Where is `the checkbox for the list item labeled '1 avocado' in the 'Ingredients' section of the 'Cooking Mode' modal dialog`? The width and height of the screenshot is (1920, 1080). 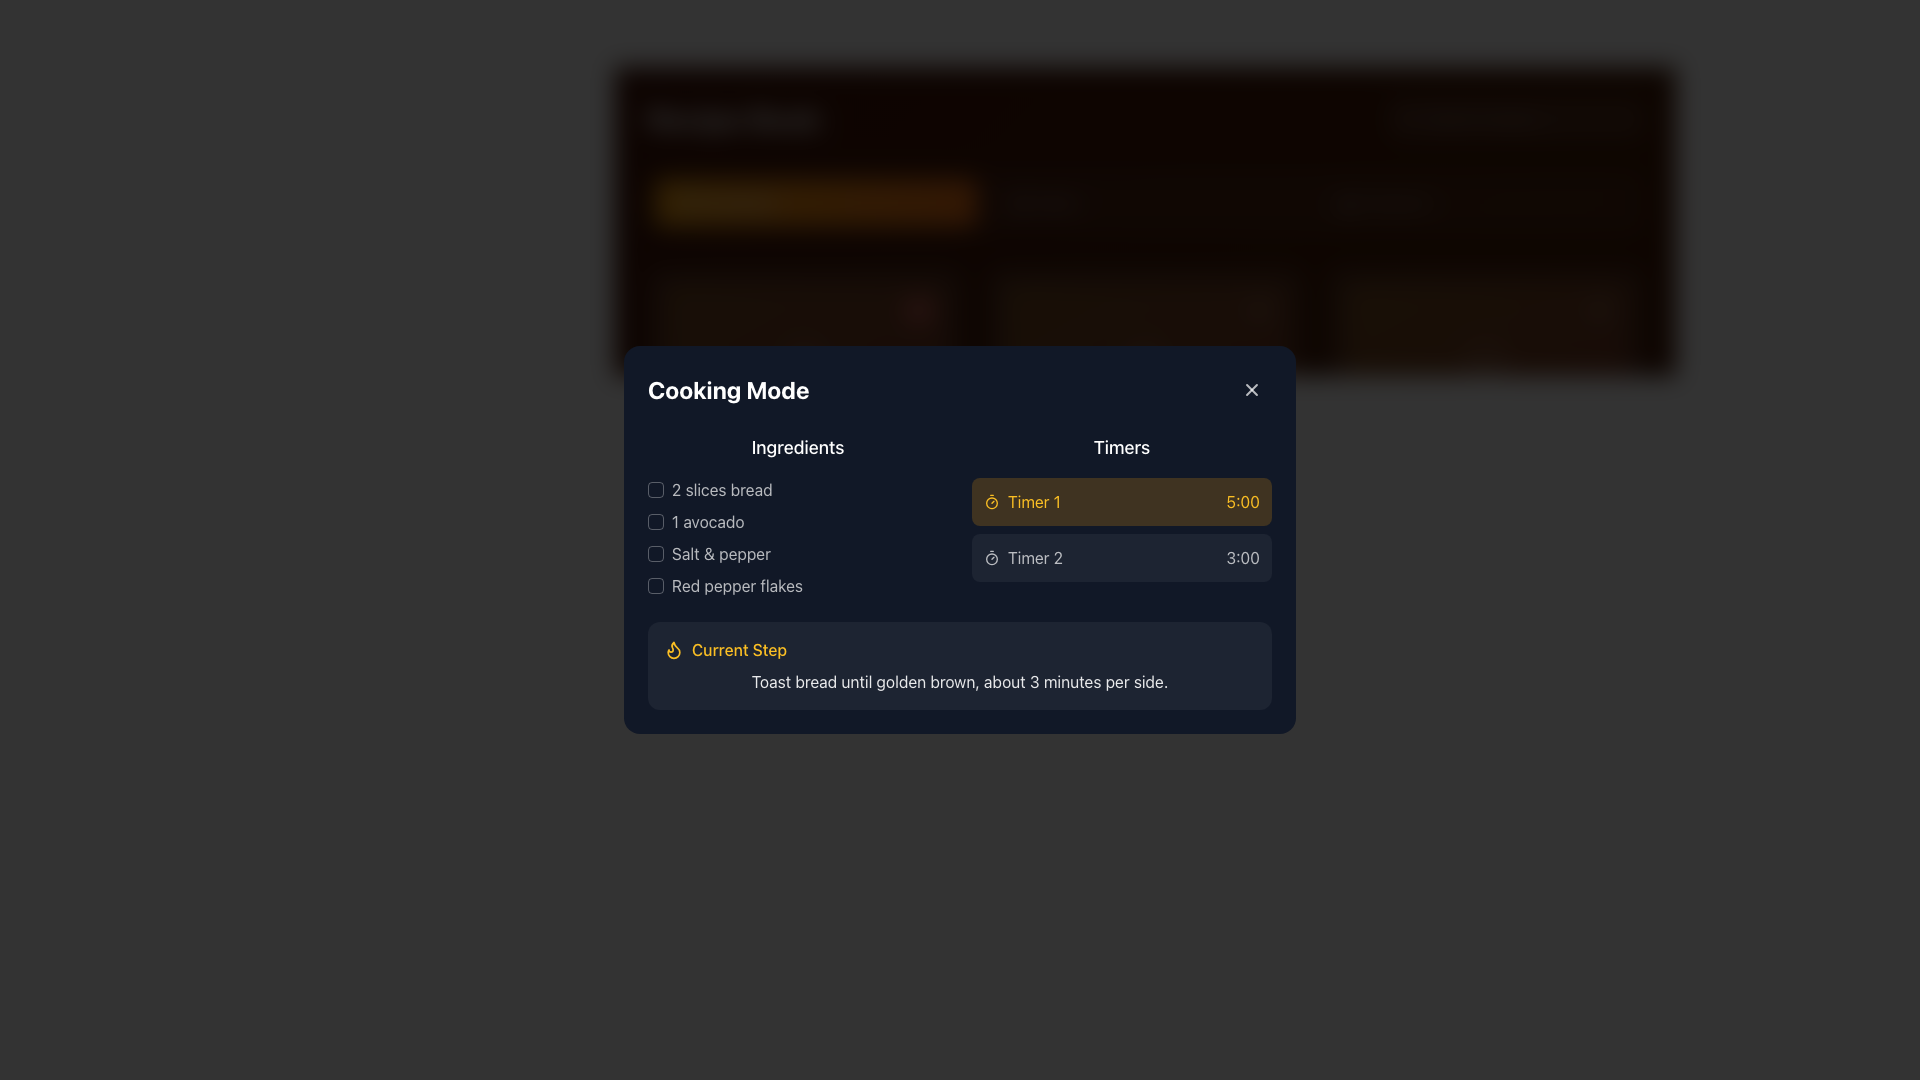 the checkbox for the list item labeled '1 avocado' in the 'Ingredients' section of the 'Cooking Mode' modal dialog is located at coordinates (656, 520).